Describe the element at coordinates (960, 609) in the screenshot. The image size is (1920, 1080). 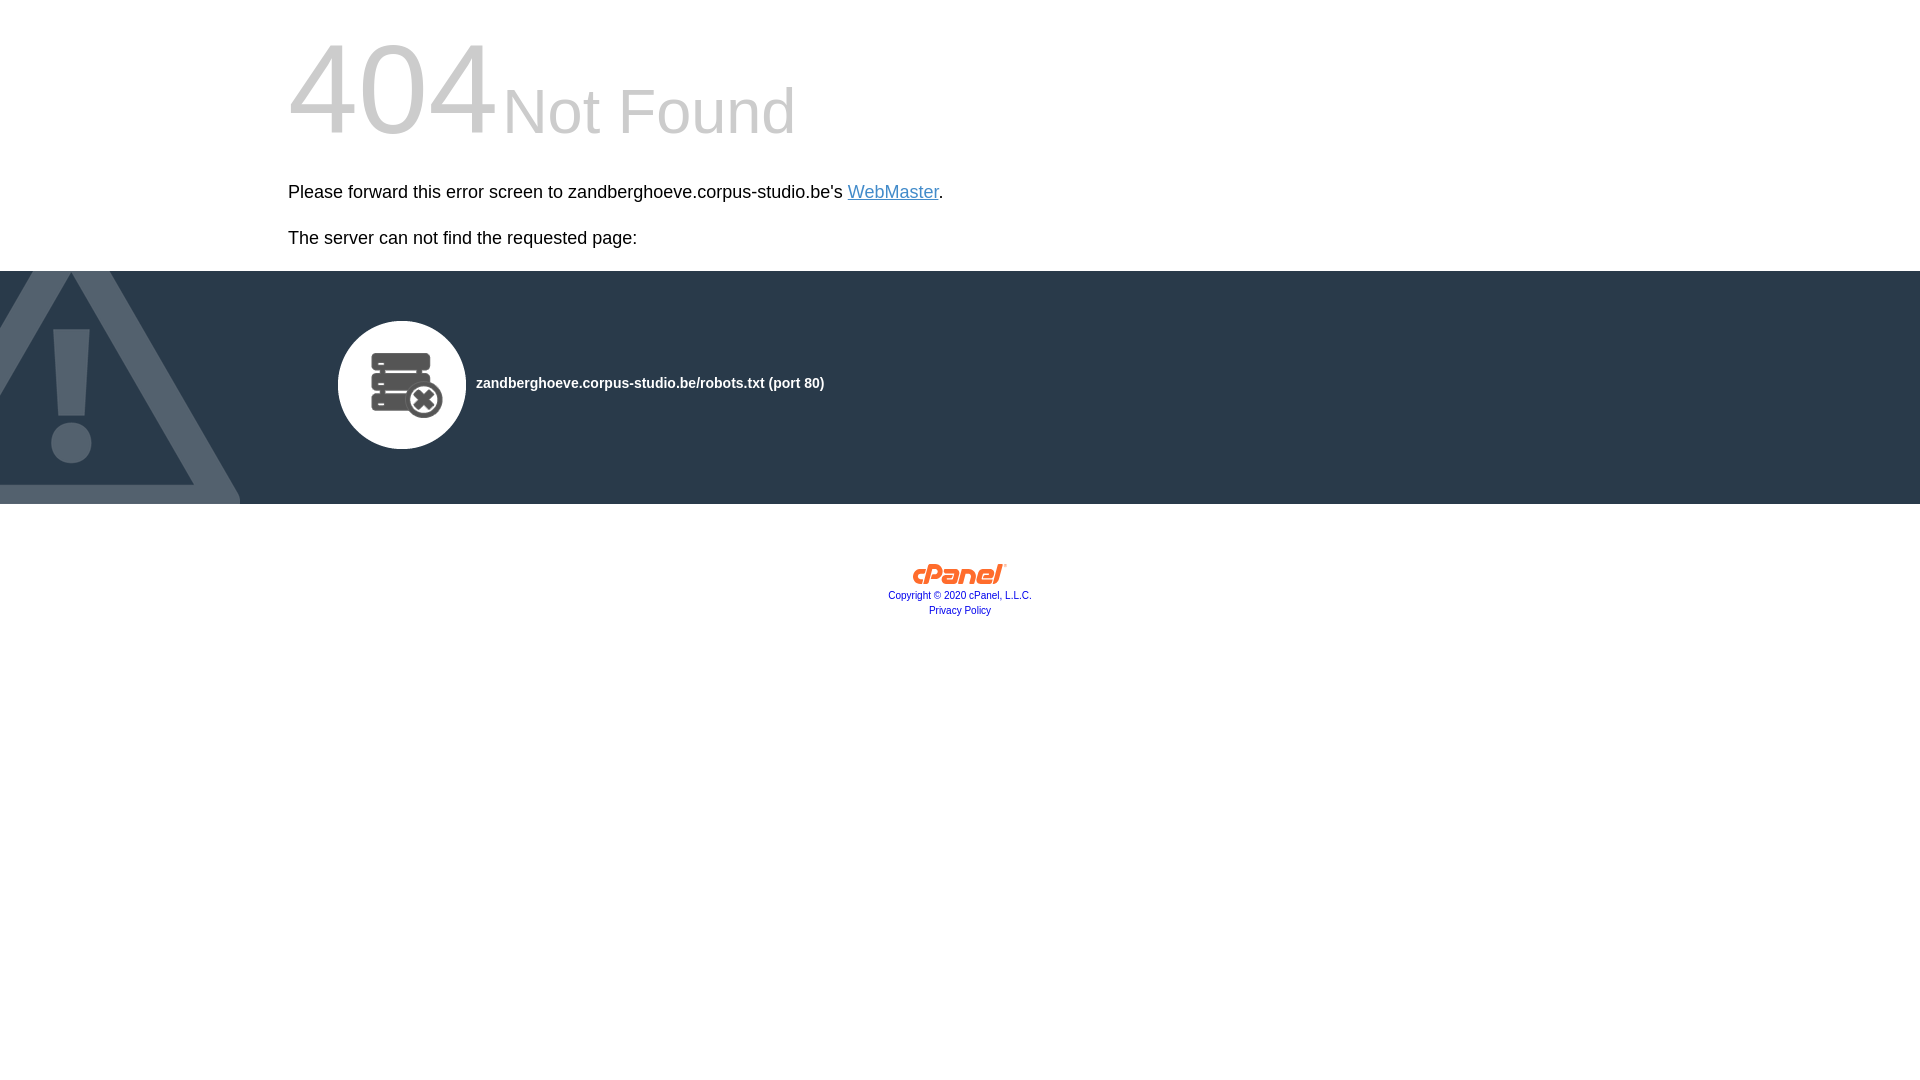
I see `'Privacy Policy'` at that location.